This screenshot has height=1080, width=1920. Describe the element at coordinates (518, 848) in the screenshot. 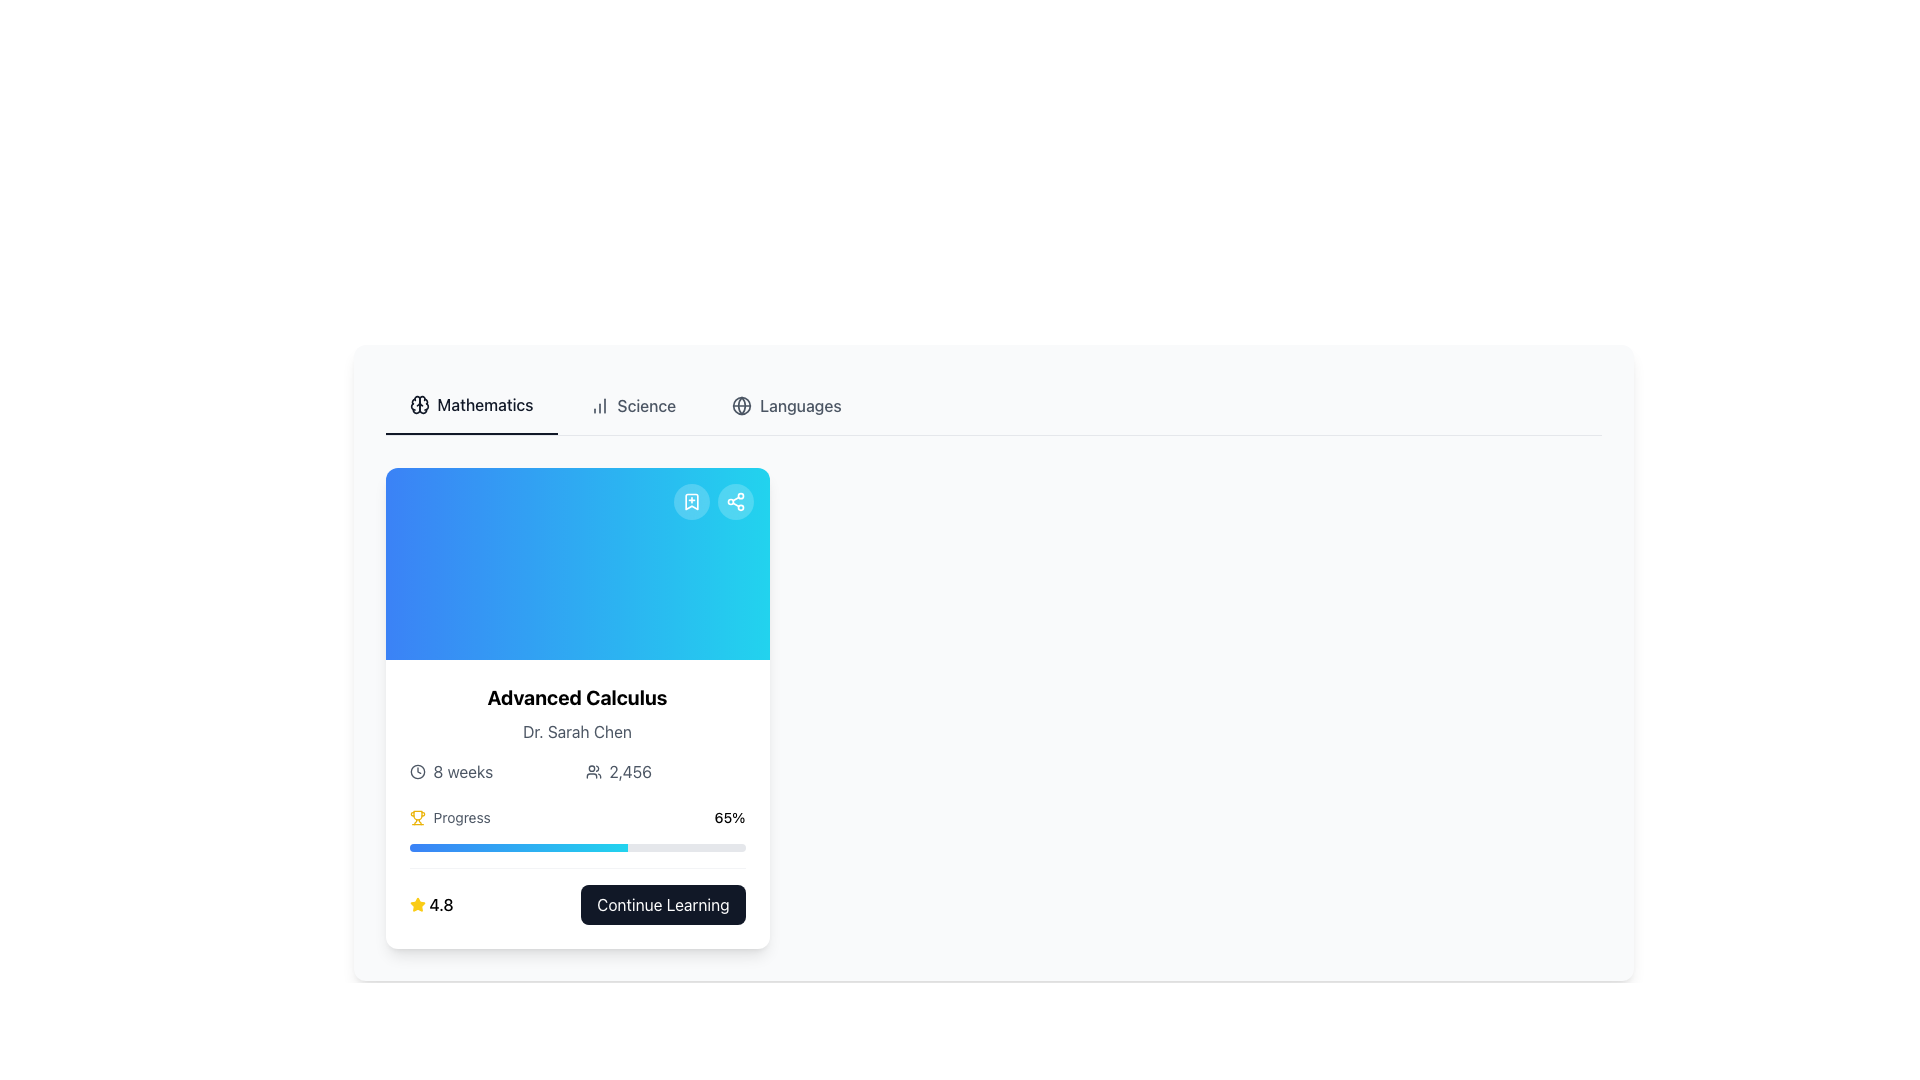

I see `the filled portion of the progress bar segment, which is visually styled with a gradient from blue to cyan, located at the bottom of the card interface under the 'Progress' label and '65%' percentage` at that location.